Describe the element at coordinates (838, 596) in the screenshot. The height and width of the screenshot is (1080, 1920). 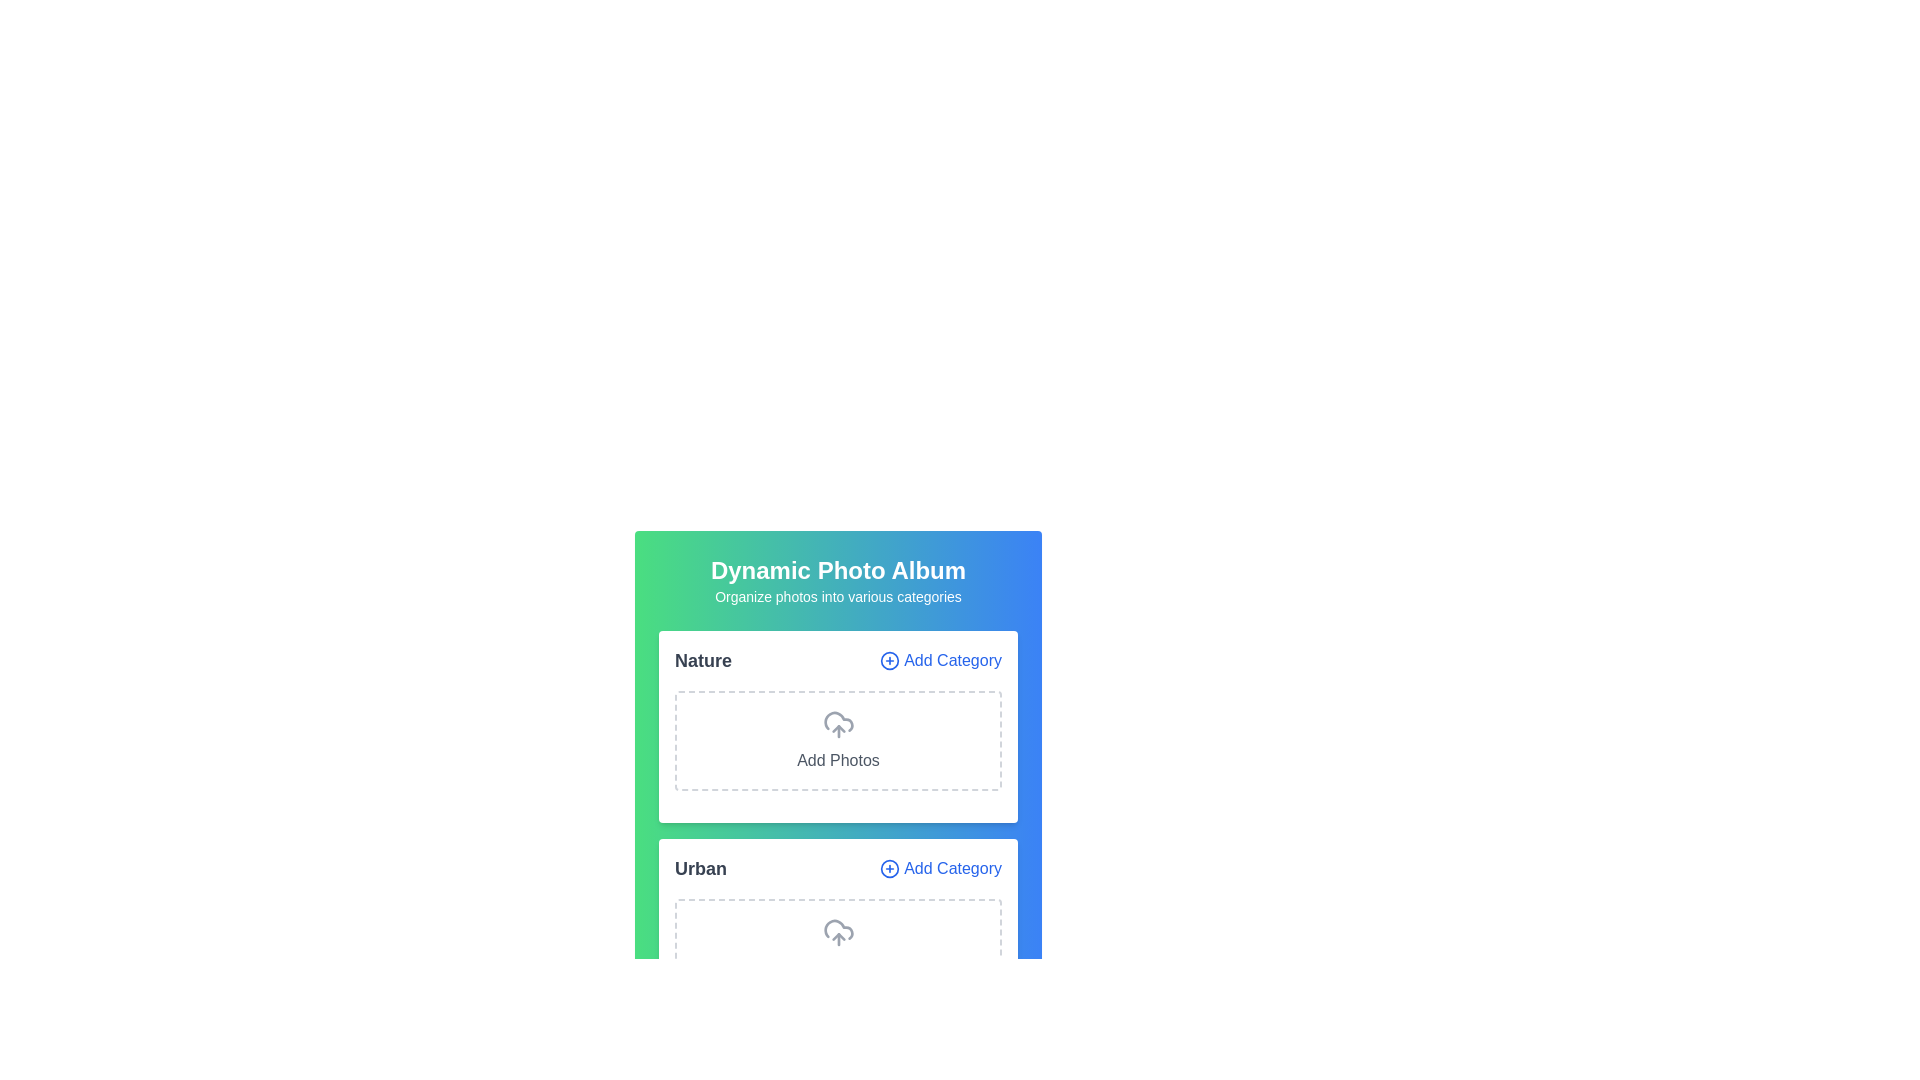
I see `the static text label that serves as a descriptive subtitle below the heading 'Dynamic Photo Album'` at that location.